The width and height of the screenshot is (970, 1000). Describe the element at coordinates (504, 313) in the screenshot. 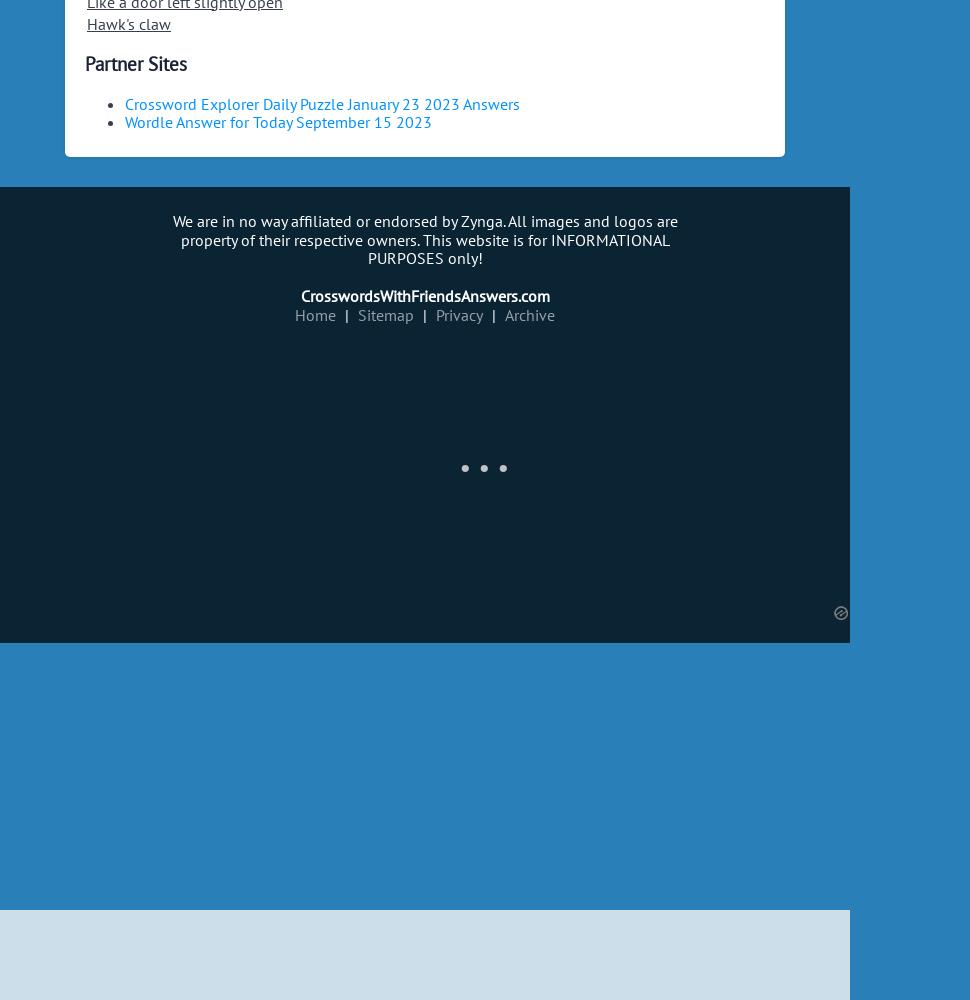

I see `'Archive'` at that location.